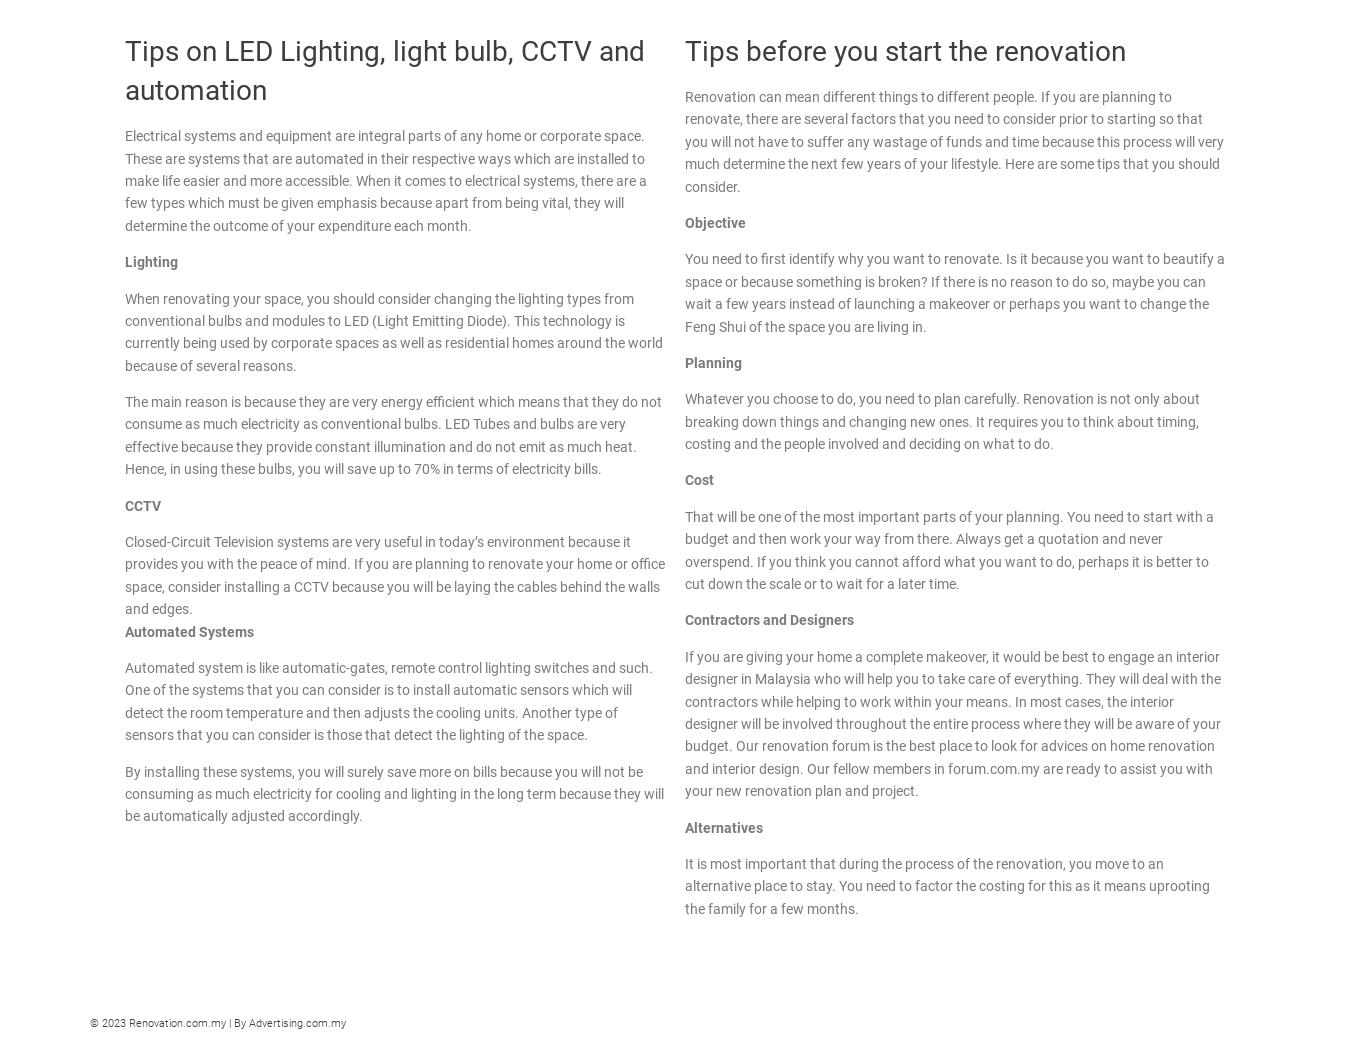 The height and width of the screenshot is (1062, 1350). What do you see at coordinates (683, 825) in the screenshot?
I see `'Alternatives'` at bounding box center [683, 825].